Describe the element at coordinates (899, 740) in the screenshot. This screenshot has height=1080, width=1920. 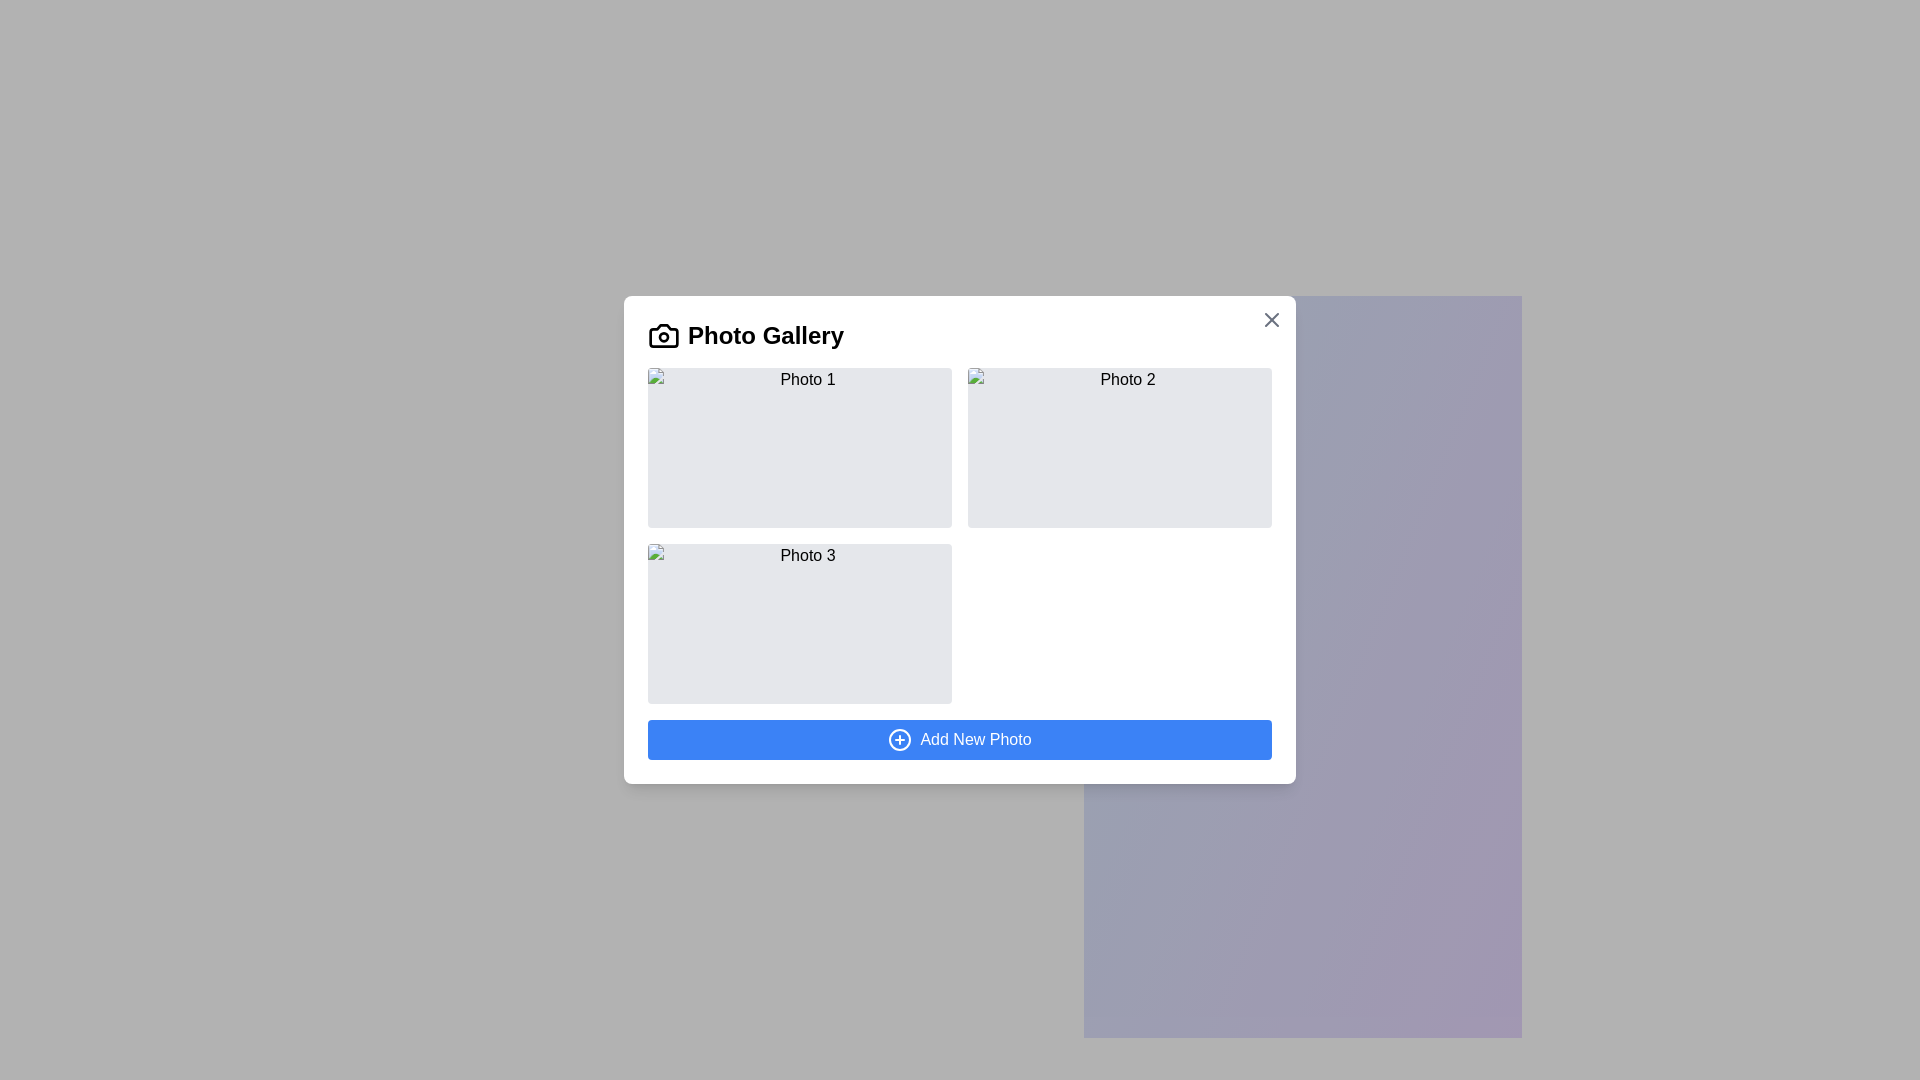
I see `the circular icon with a plus sign located on the left side of the 'Add New Photo' button` at that location.